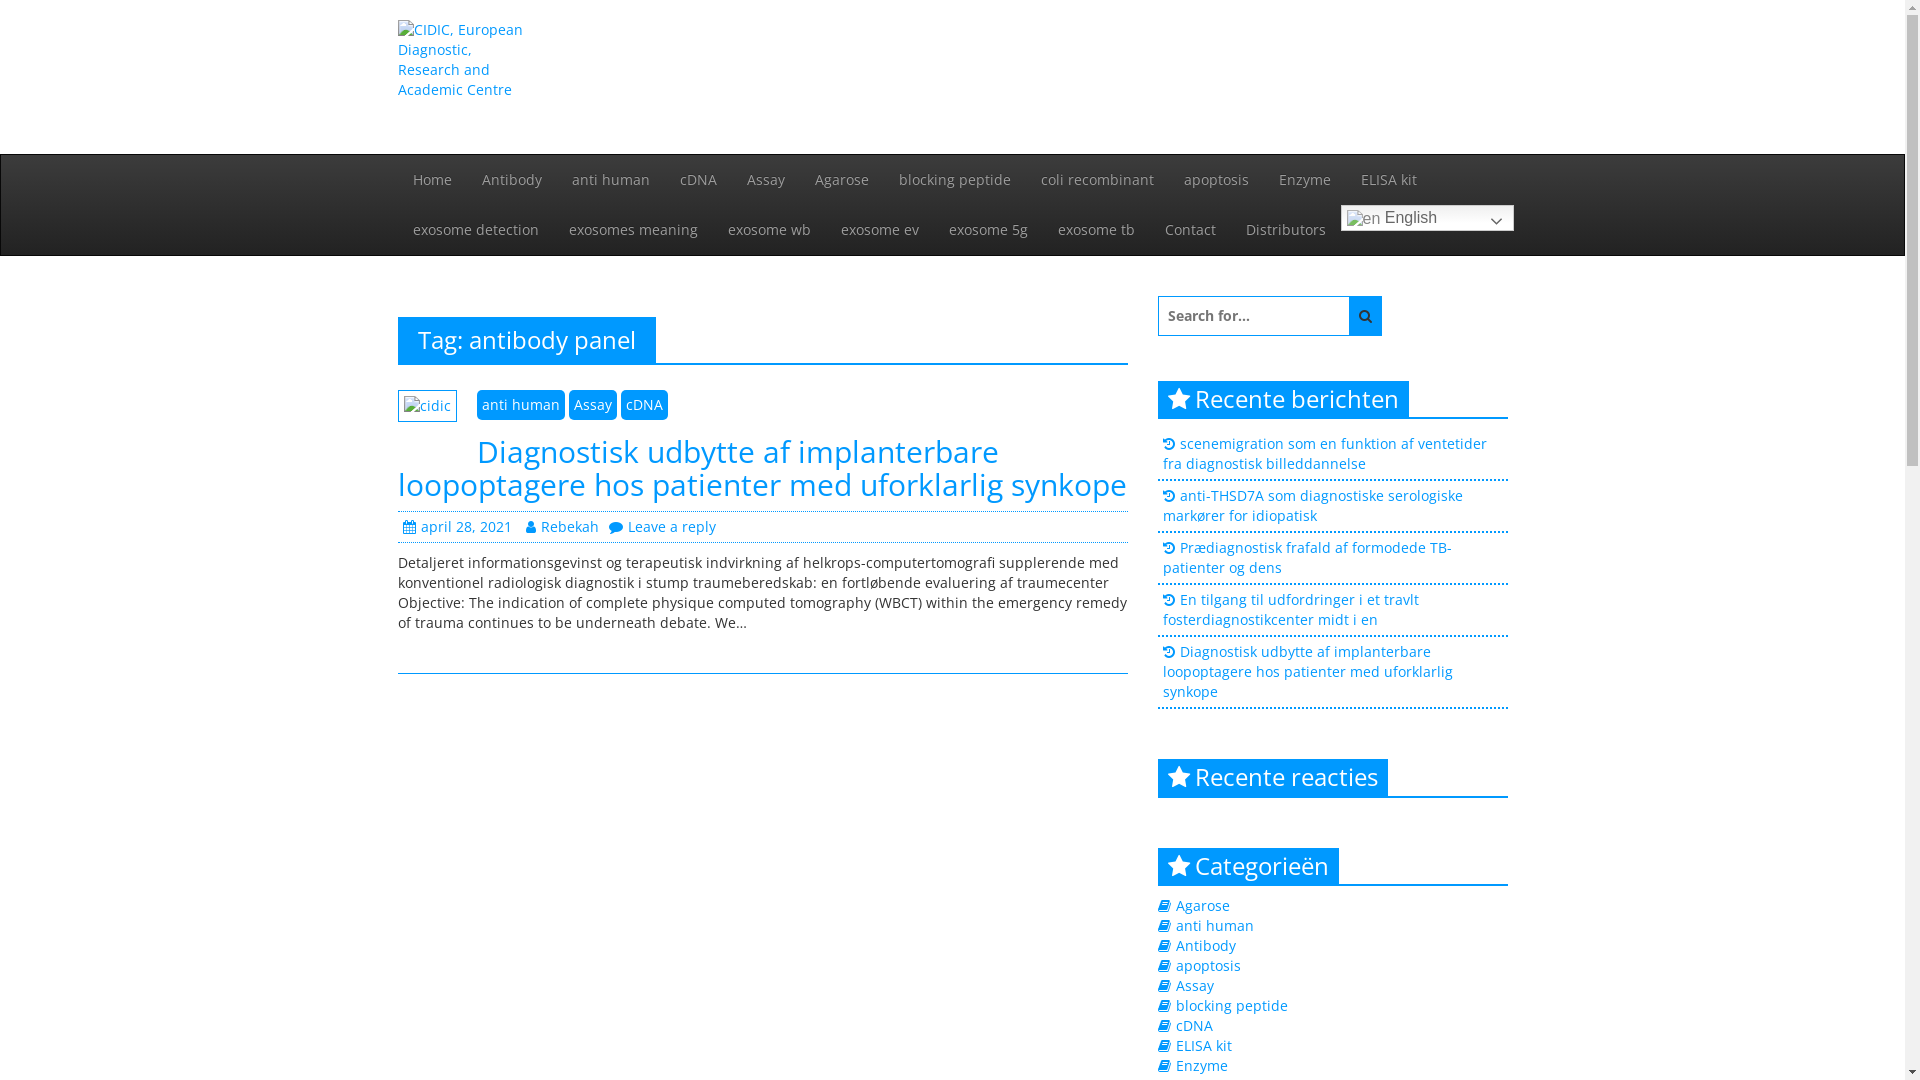 This screenshot has width=1920, height=1080. Describe the element at coordinates (1285, 229) in the screenshot. I see `'Distributors'` at that location.